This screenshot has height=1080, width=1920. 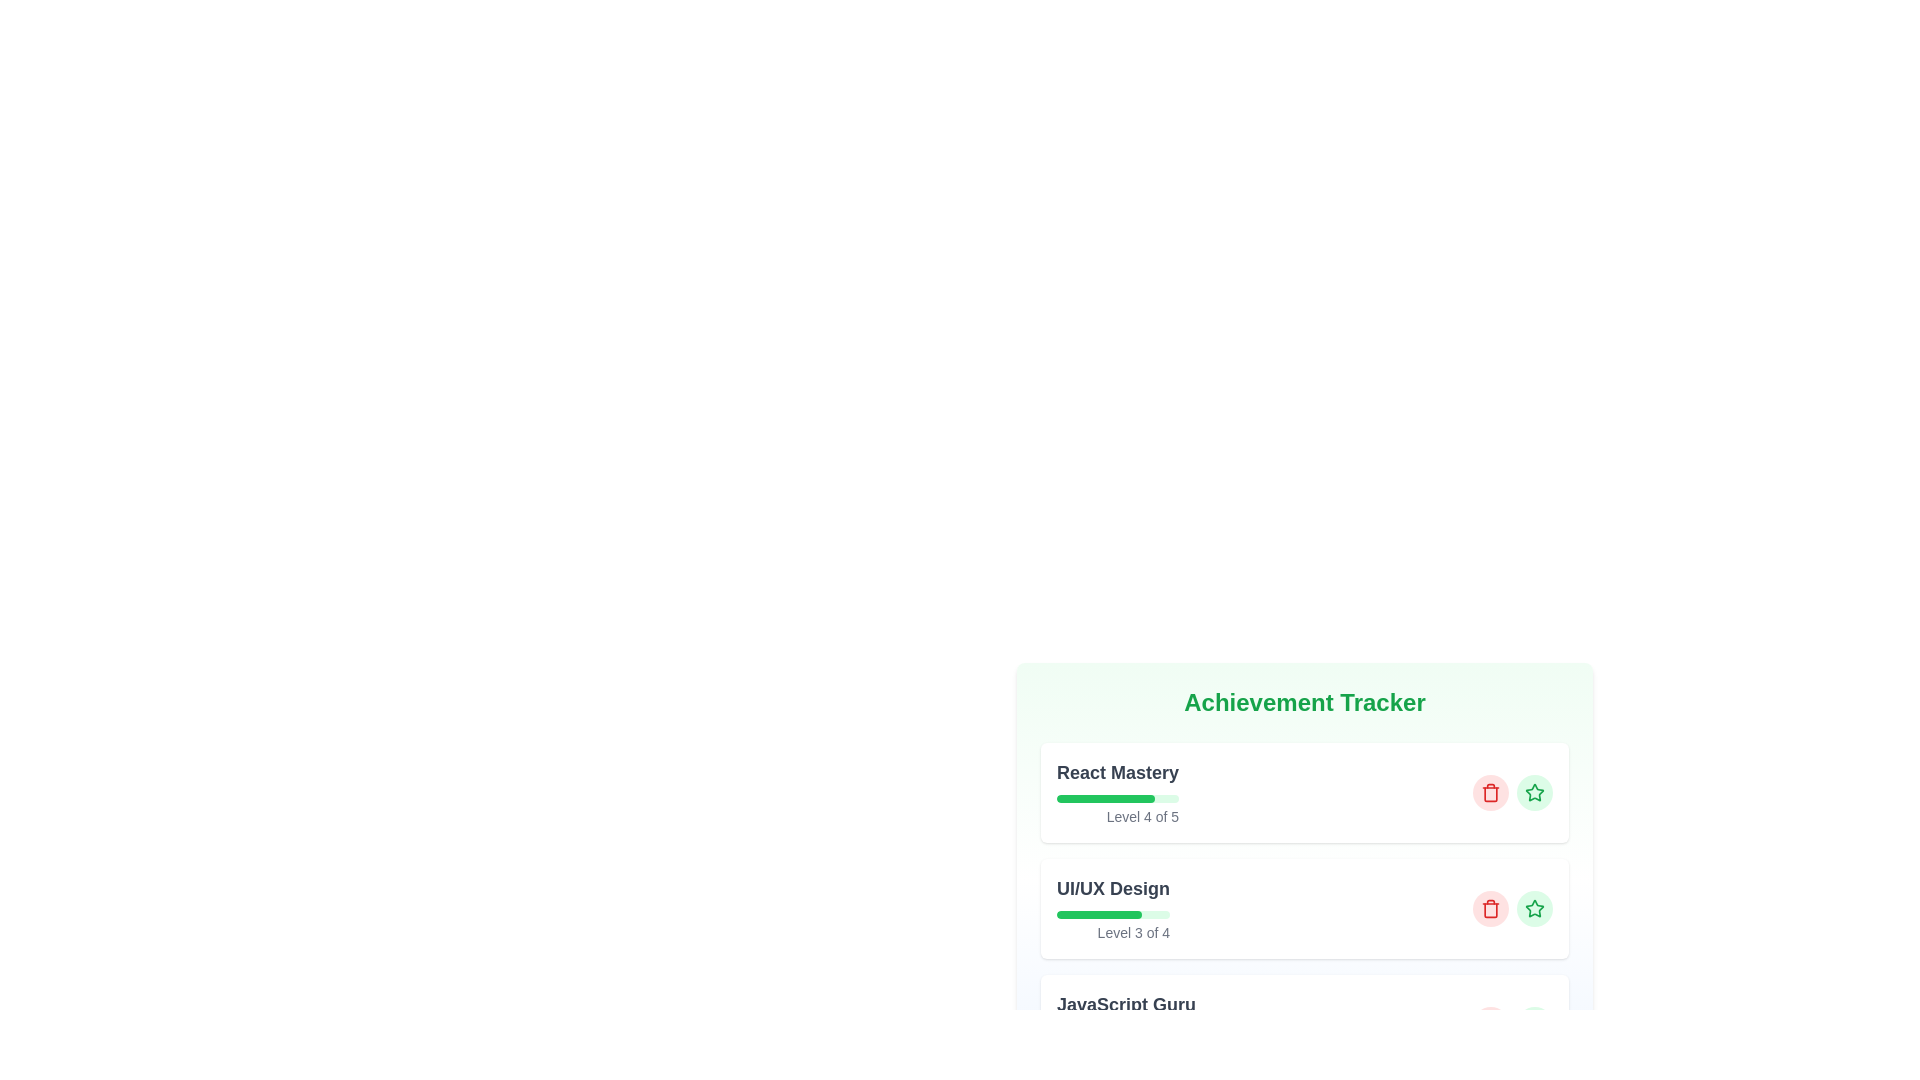 What do you see at coordinates (1534, 909) in the screenshot?
I see `the star icon with a green border inside the circular button located at the top right corner of the 'React Mastery' list item in the 'Achievement Tracker' section` at bounding box center [1534, 909].